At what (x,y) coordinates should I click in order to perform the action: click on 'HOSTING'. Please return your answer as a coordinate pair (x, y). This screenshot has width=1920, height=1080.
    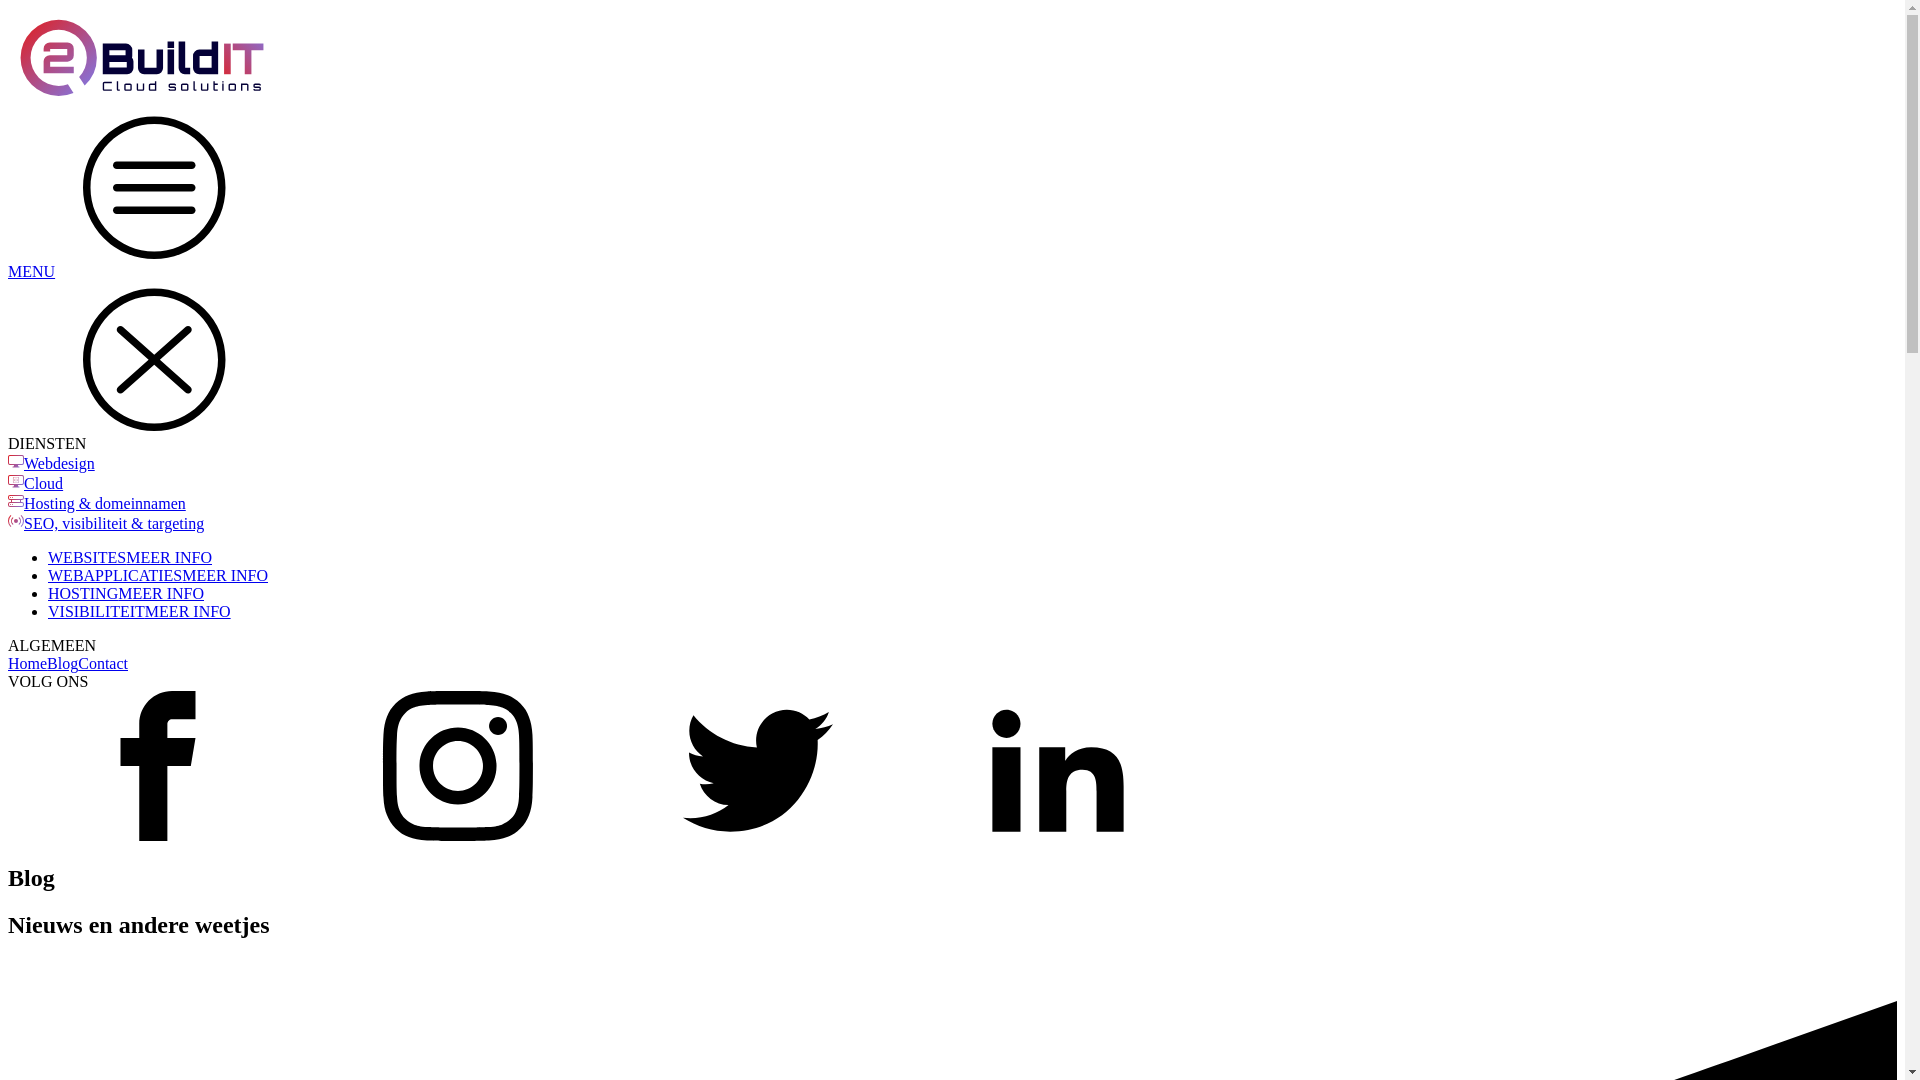
    Looking at the image, I should click on (48, 592).